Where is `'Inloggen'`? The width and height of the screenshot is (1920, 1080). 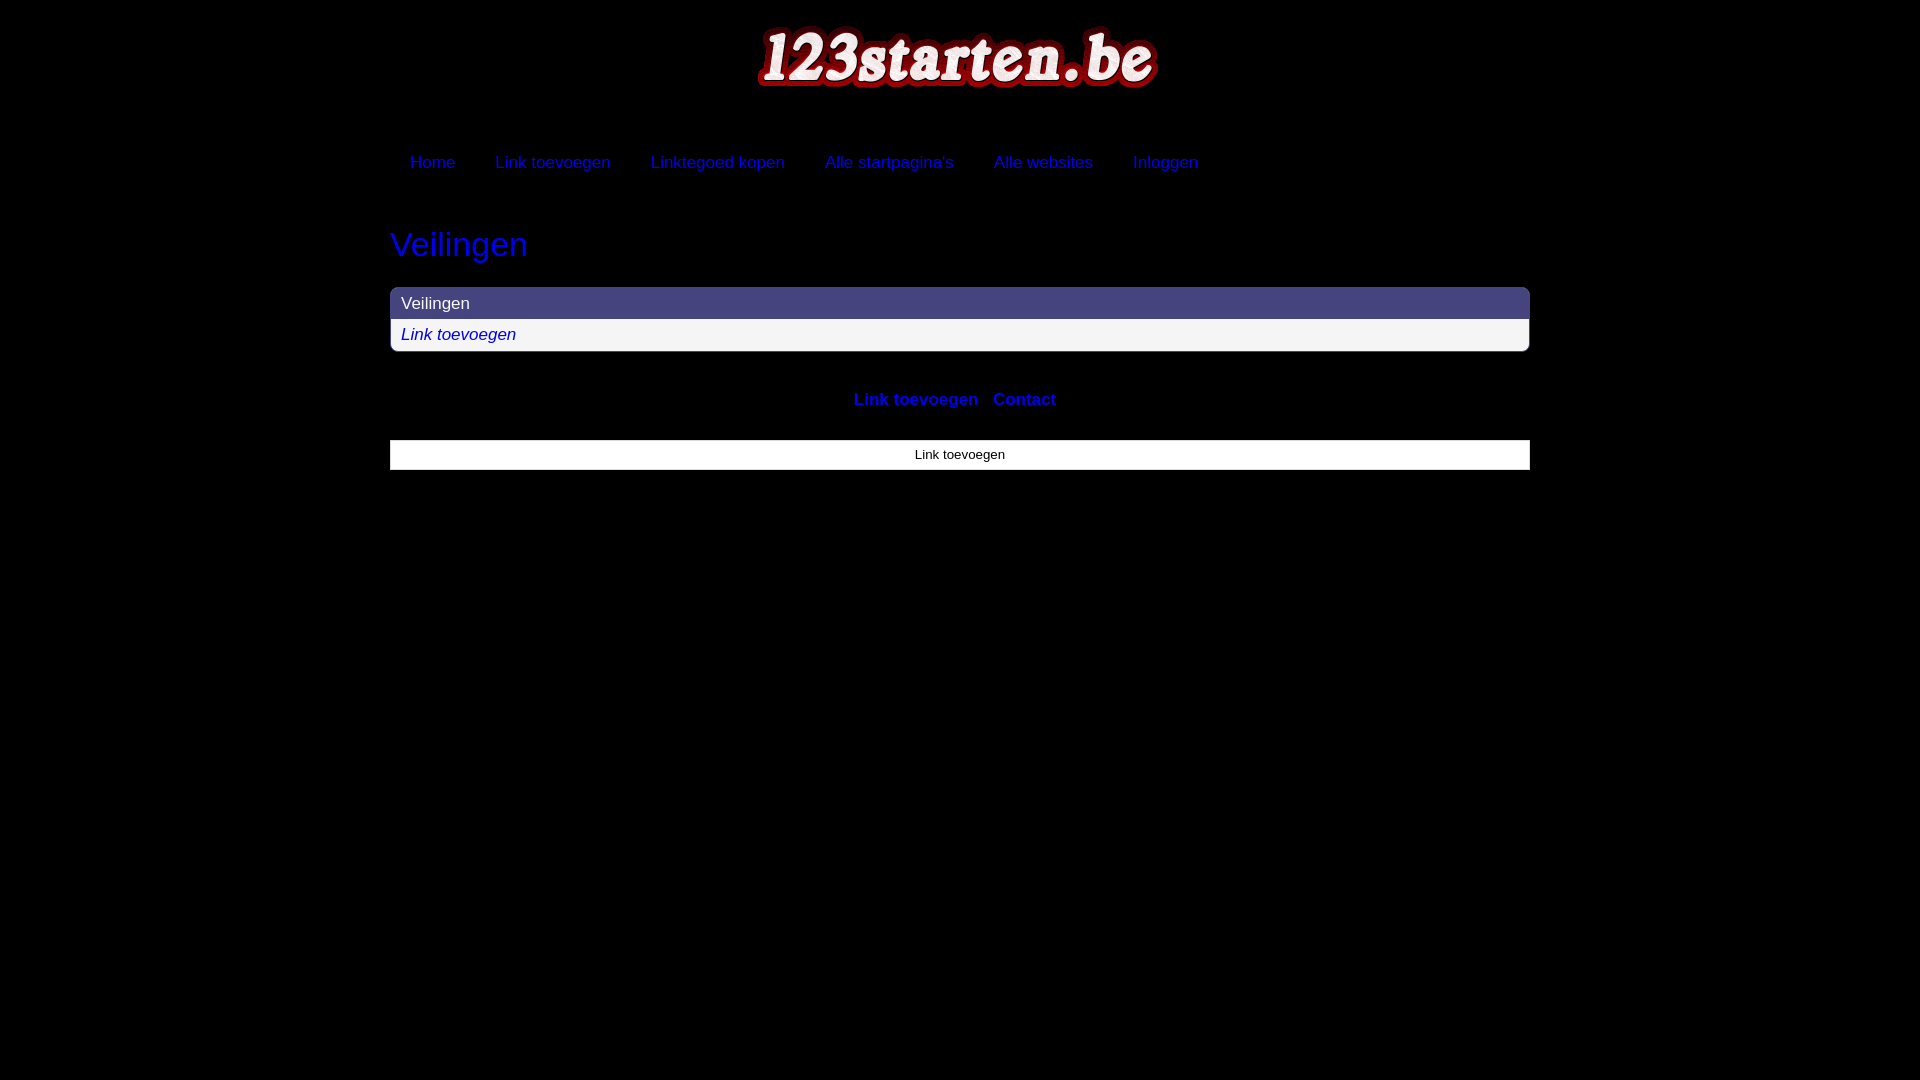
'Inloggen' is located at coordinates (1165, 161).